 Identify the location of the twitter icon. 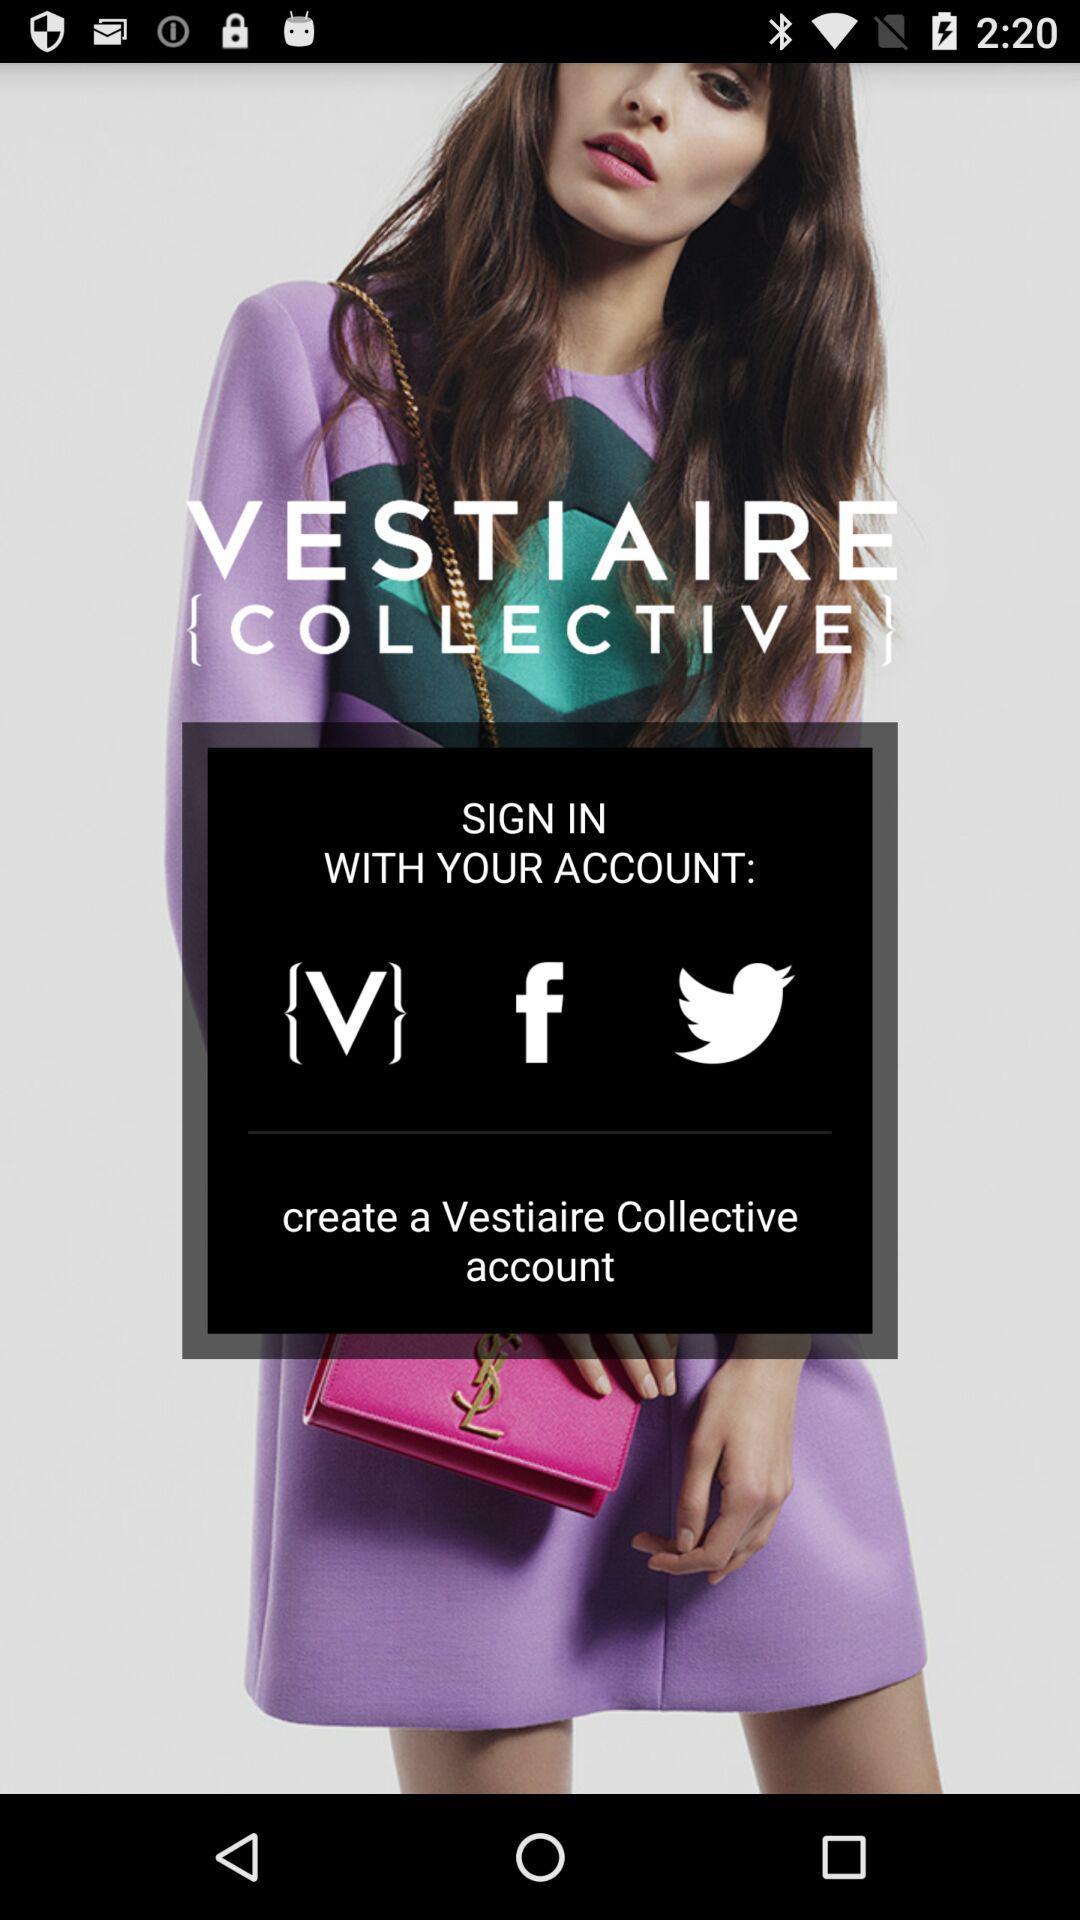
(734, 1083).